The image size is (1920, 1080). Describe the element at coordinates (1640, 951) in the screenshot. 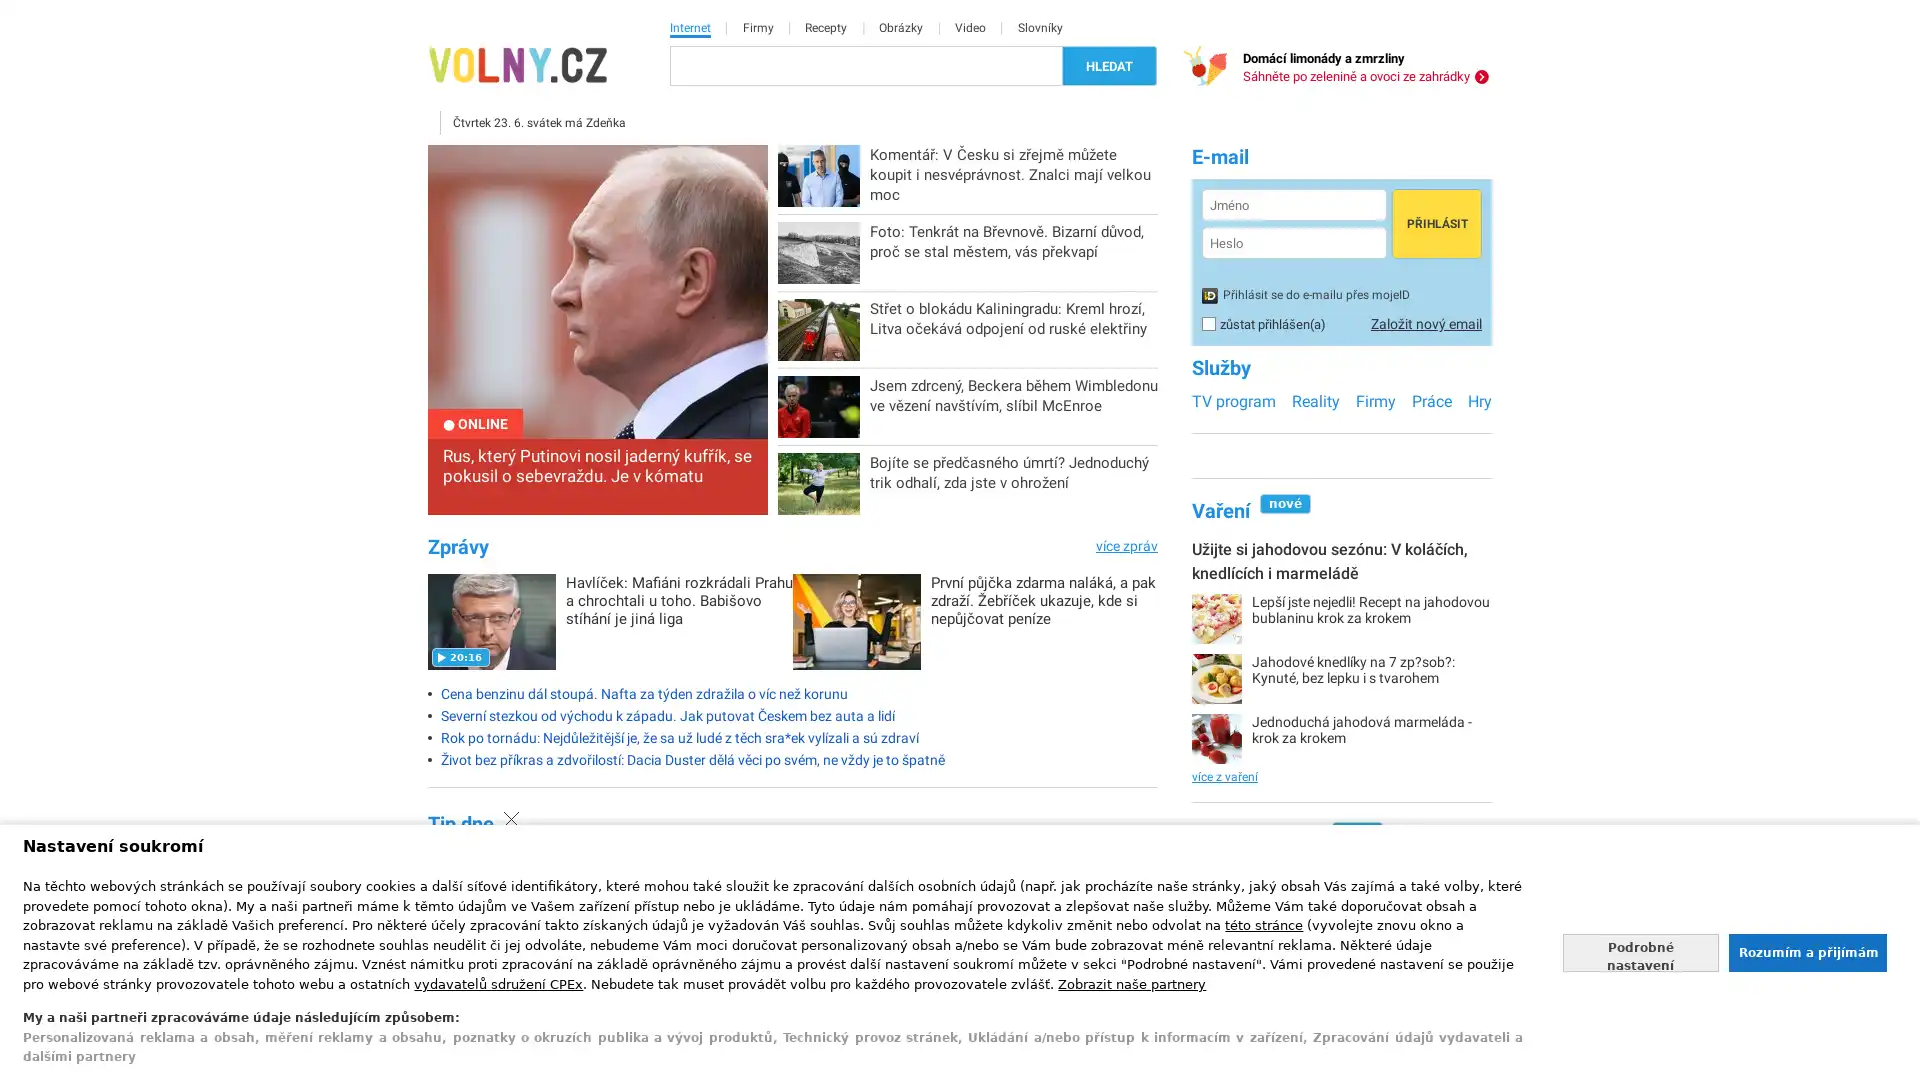

I see `Nastavte sve souhlasy` at that location.